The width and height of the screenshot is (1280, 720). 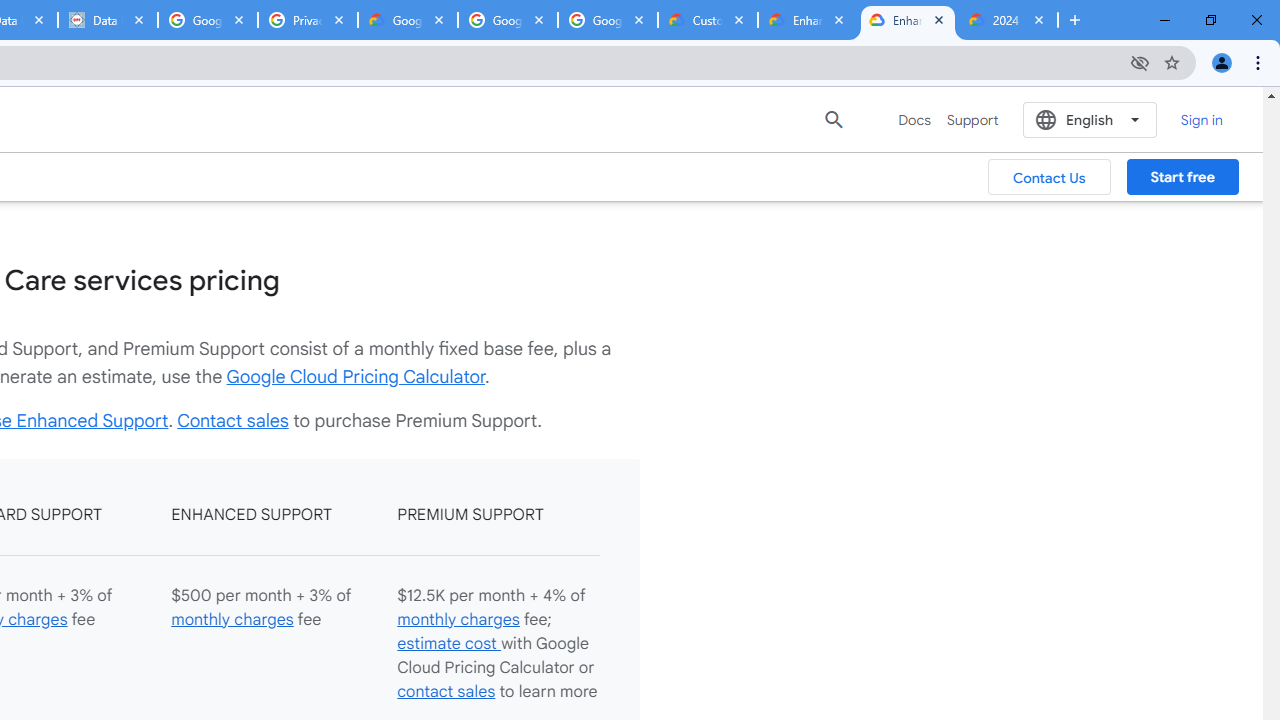 I want to click on 'Restore', so click(x=1209, y=20).